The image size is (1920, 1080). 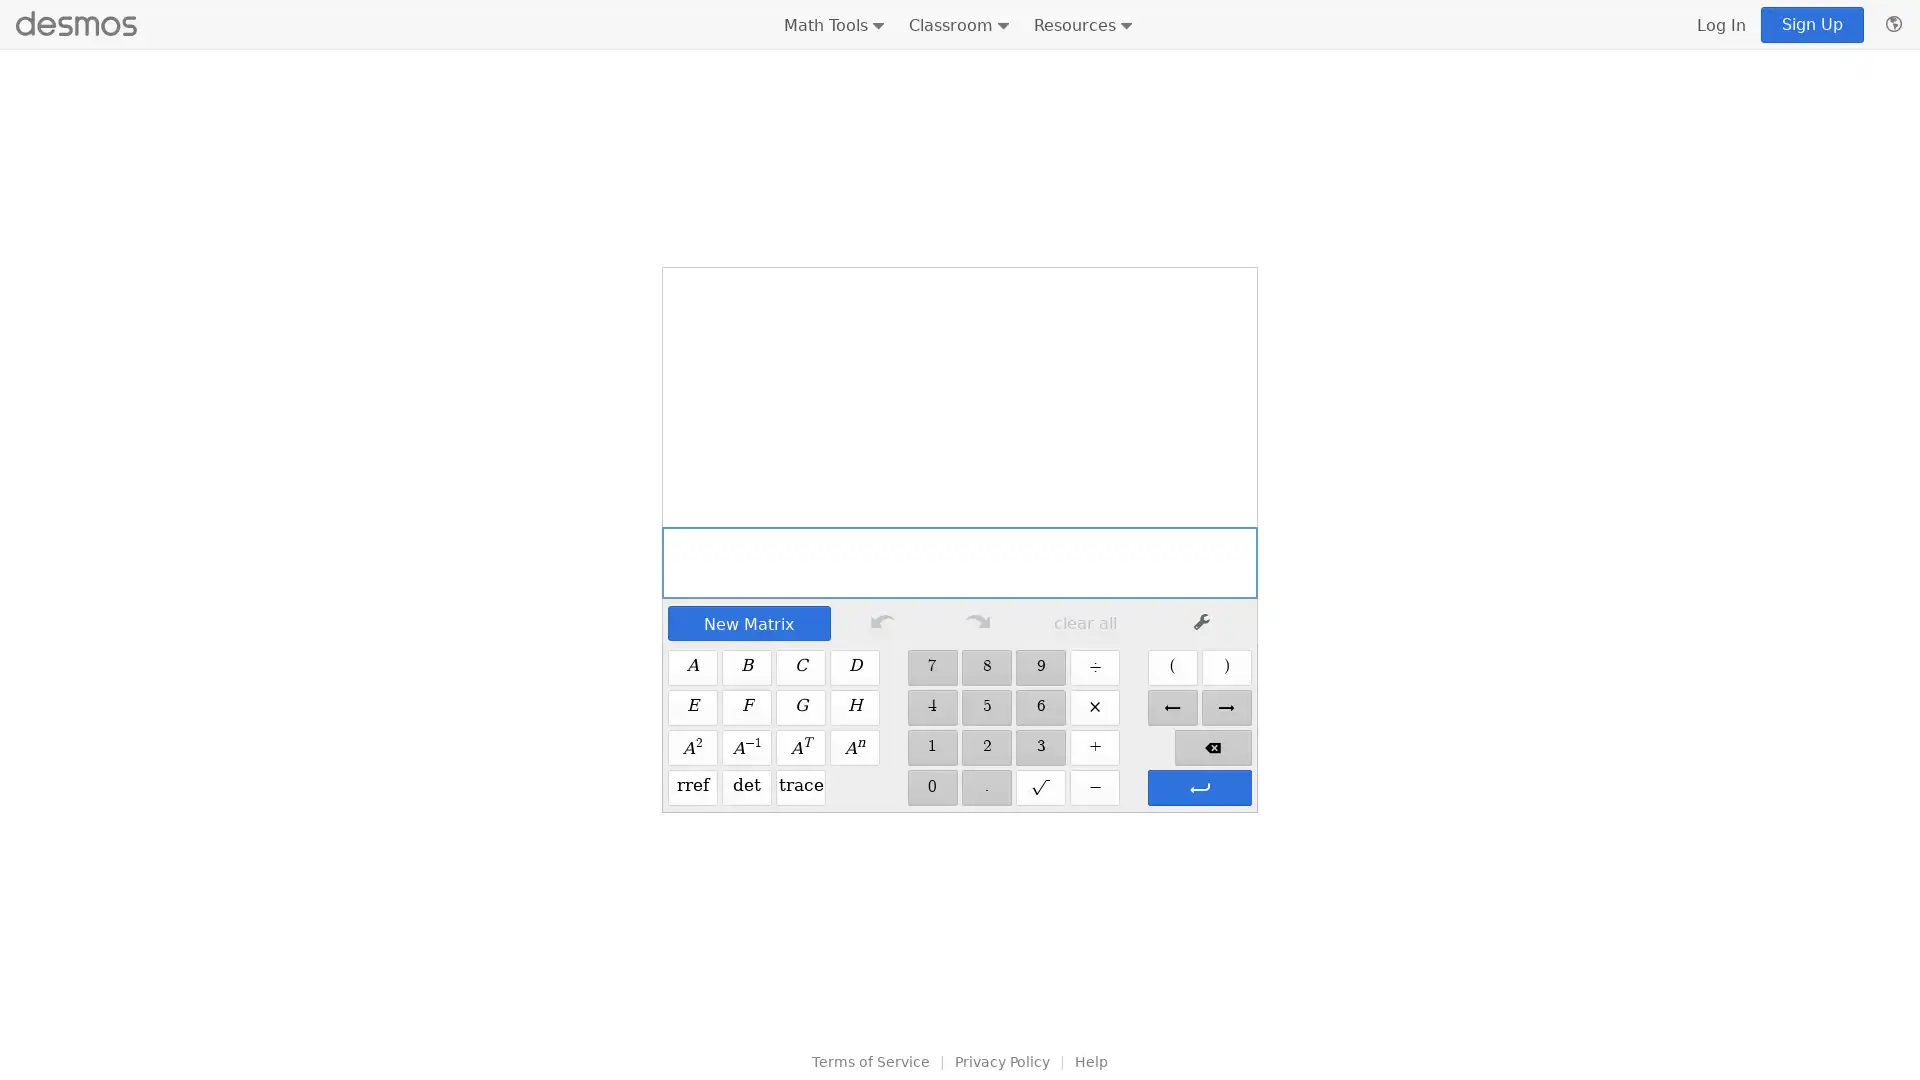 I want to click on 1, so click(x=930, y=748).